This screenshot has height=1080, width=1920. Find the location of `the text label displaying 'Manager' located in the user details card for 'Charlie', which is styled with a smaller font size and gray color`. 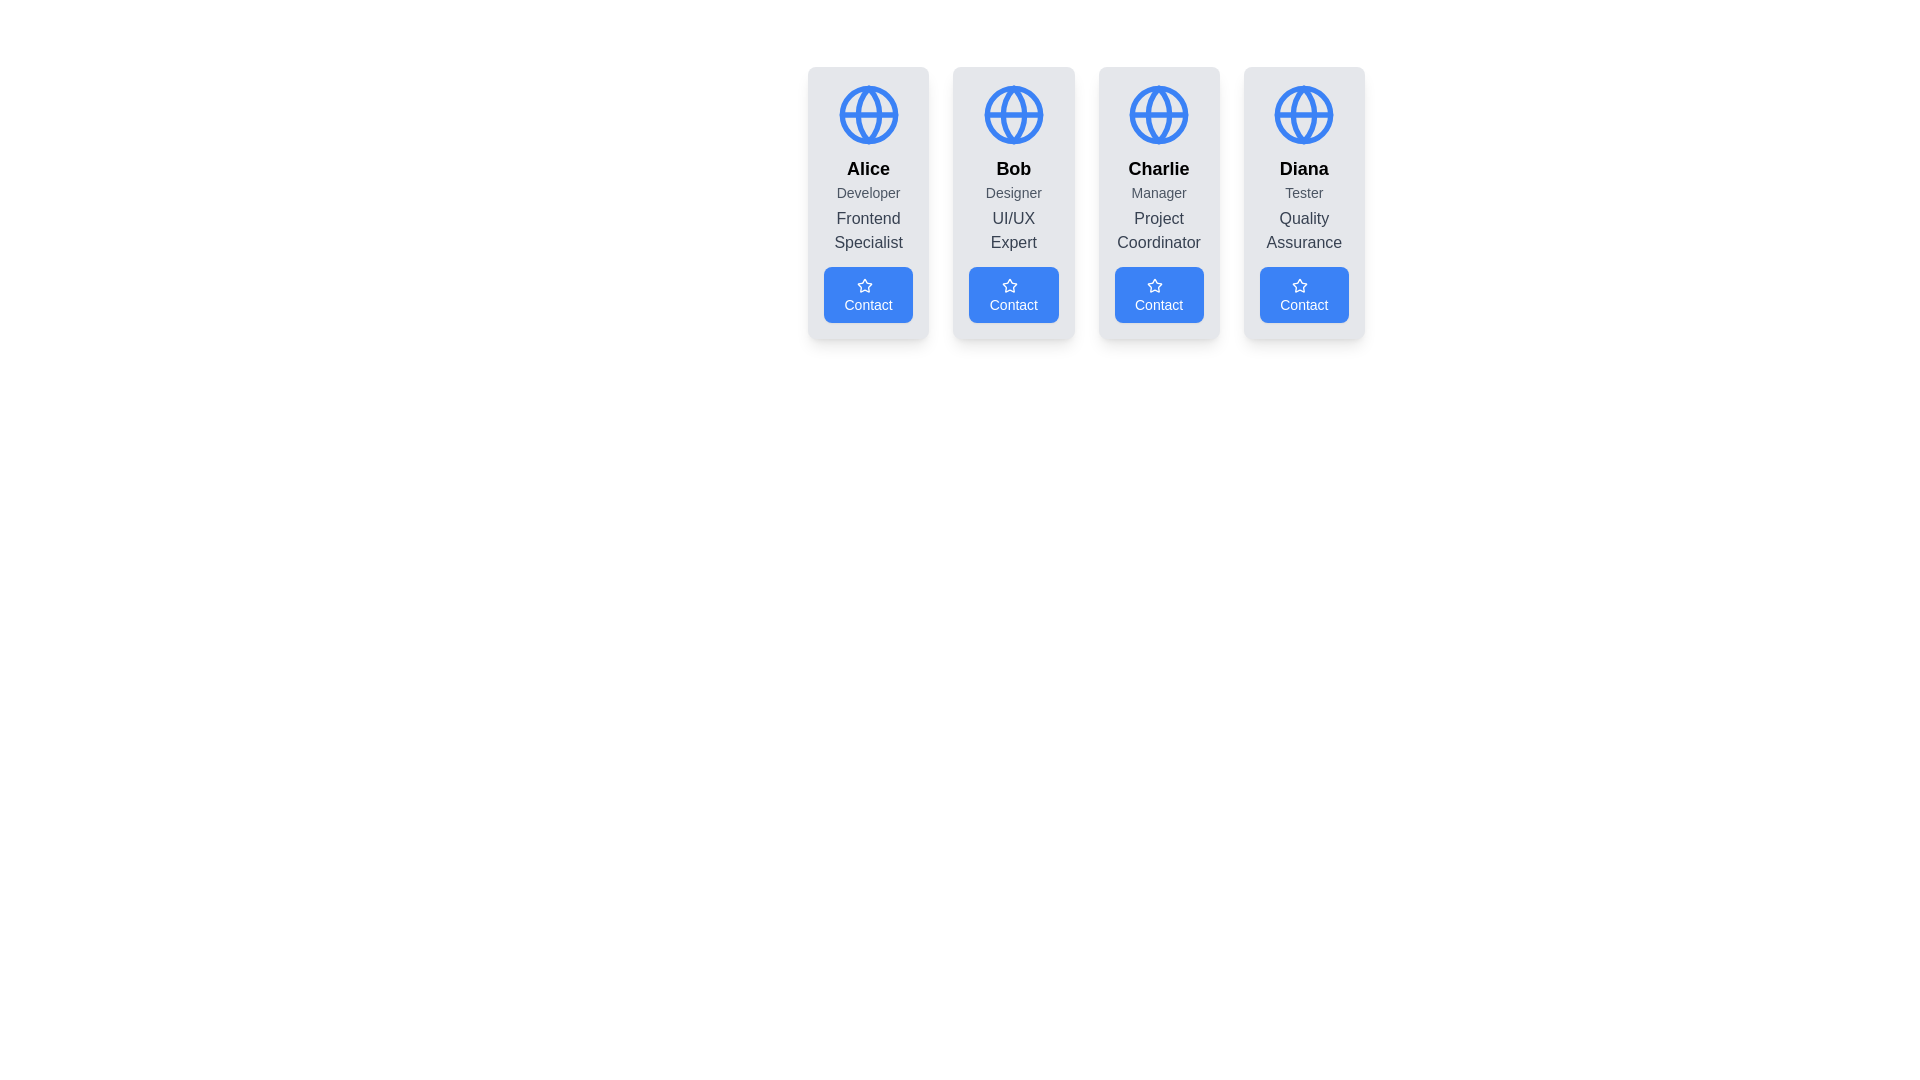

the text label displaying 'Manager' located in the user details card for 'Charlie', which is styled with a smaller font size and gray color is located at coordinates (1159, 192).